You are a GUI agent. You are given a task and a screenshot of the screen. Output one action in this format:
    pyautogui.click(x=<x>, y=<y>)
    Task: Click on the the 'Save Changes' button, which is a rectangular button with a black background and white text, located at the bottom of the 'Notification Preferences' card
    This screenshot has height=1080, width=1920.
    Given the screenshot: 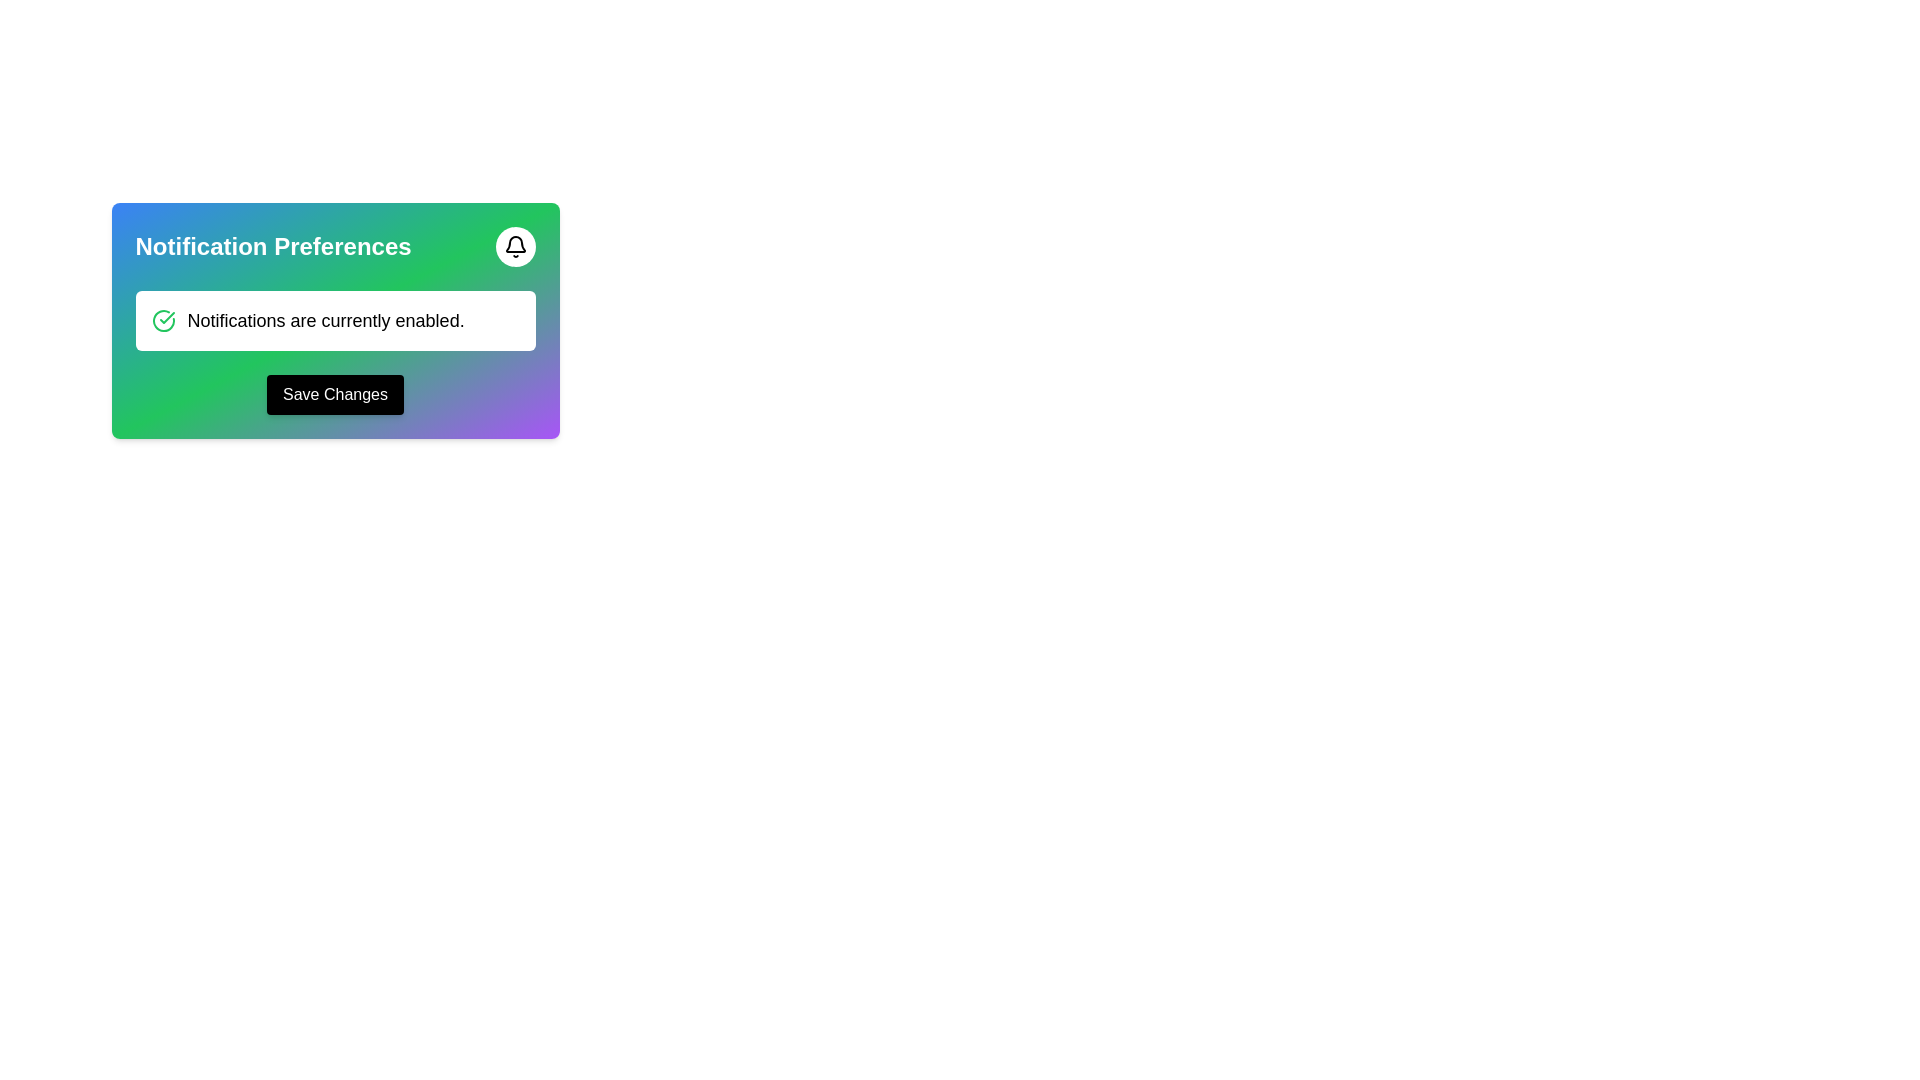 What is the action you would take?
    pyautogui.click(x=335, y=394)
    